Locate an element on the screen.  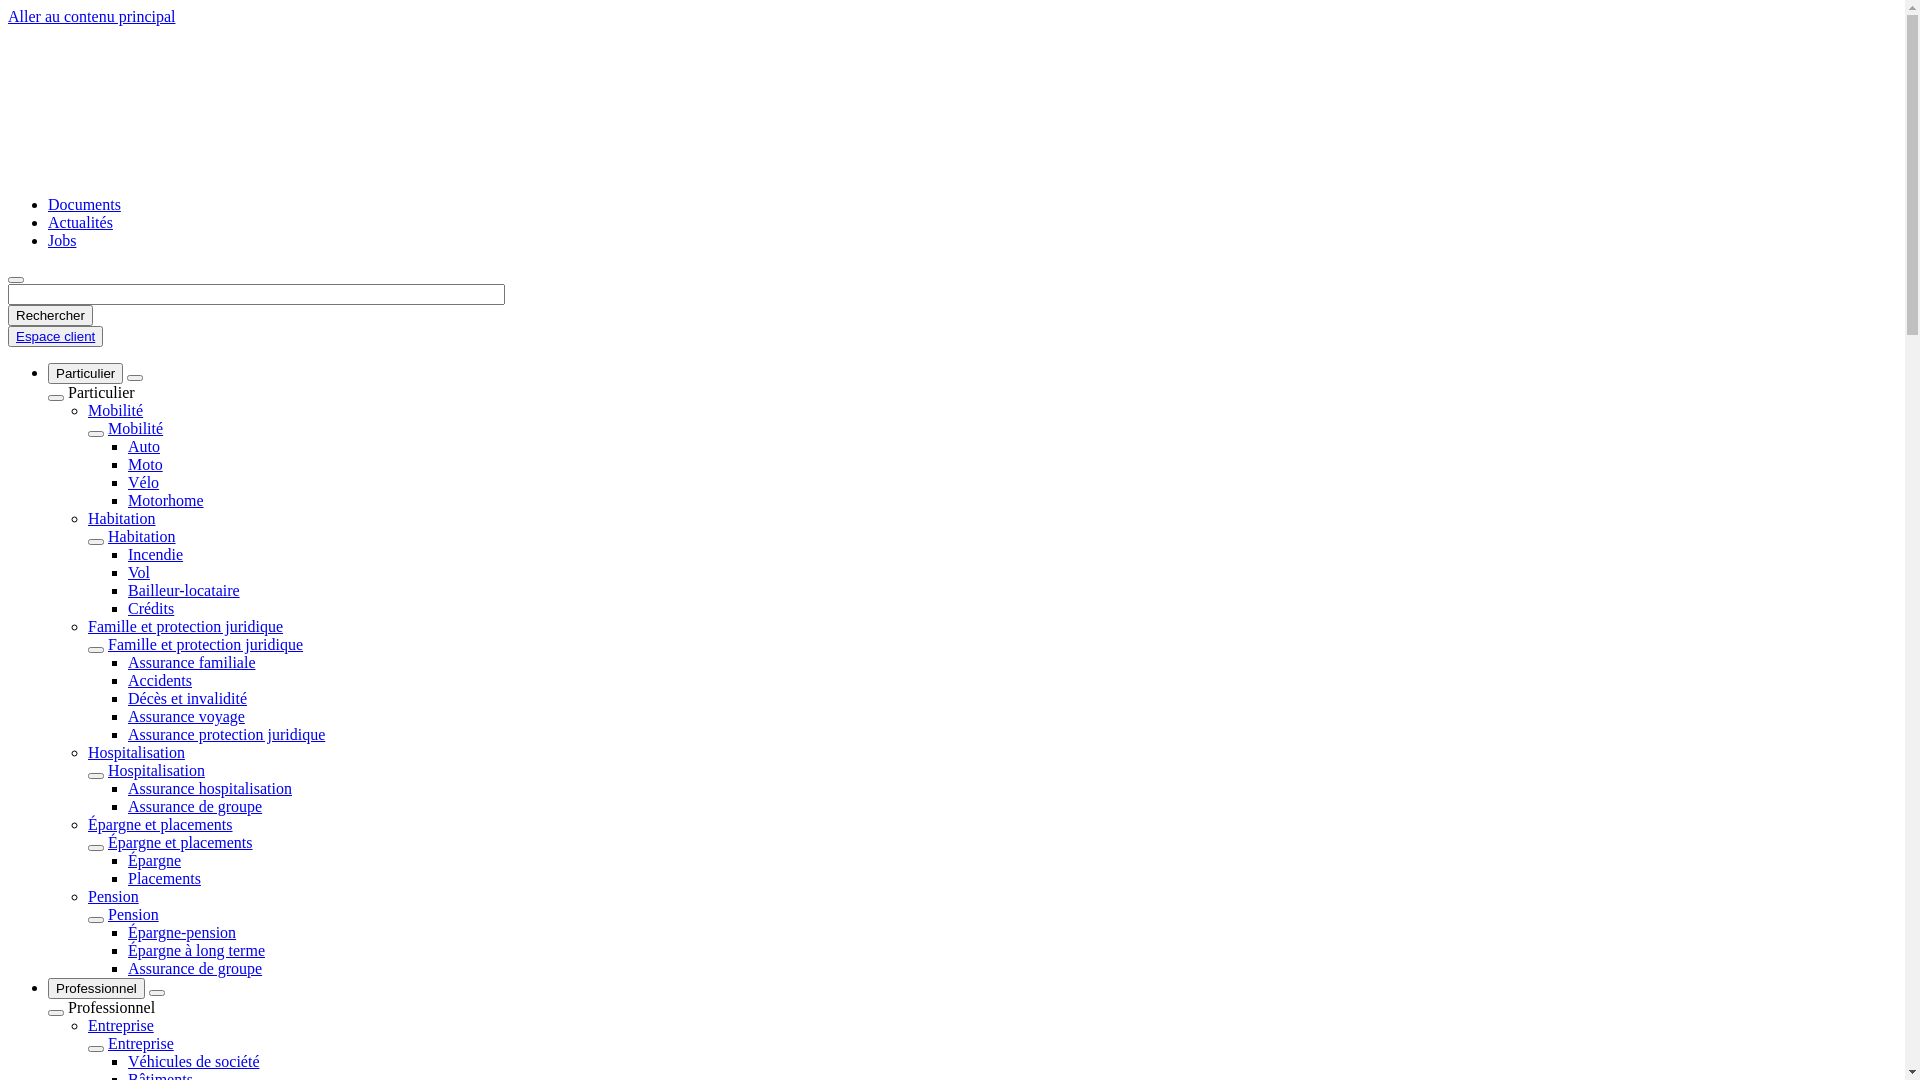
'Hospitalisation' is located at coordinates (155, 769).